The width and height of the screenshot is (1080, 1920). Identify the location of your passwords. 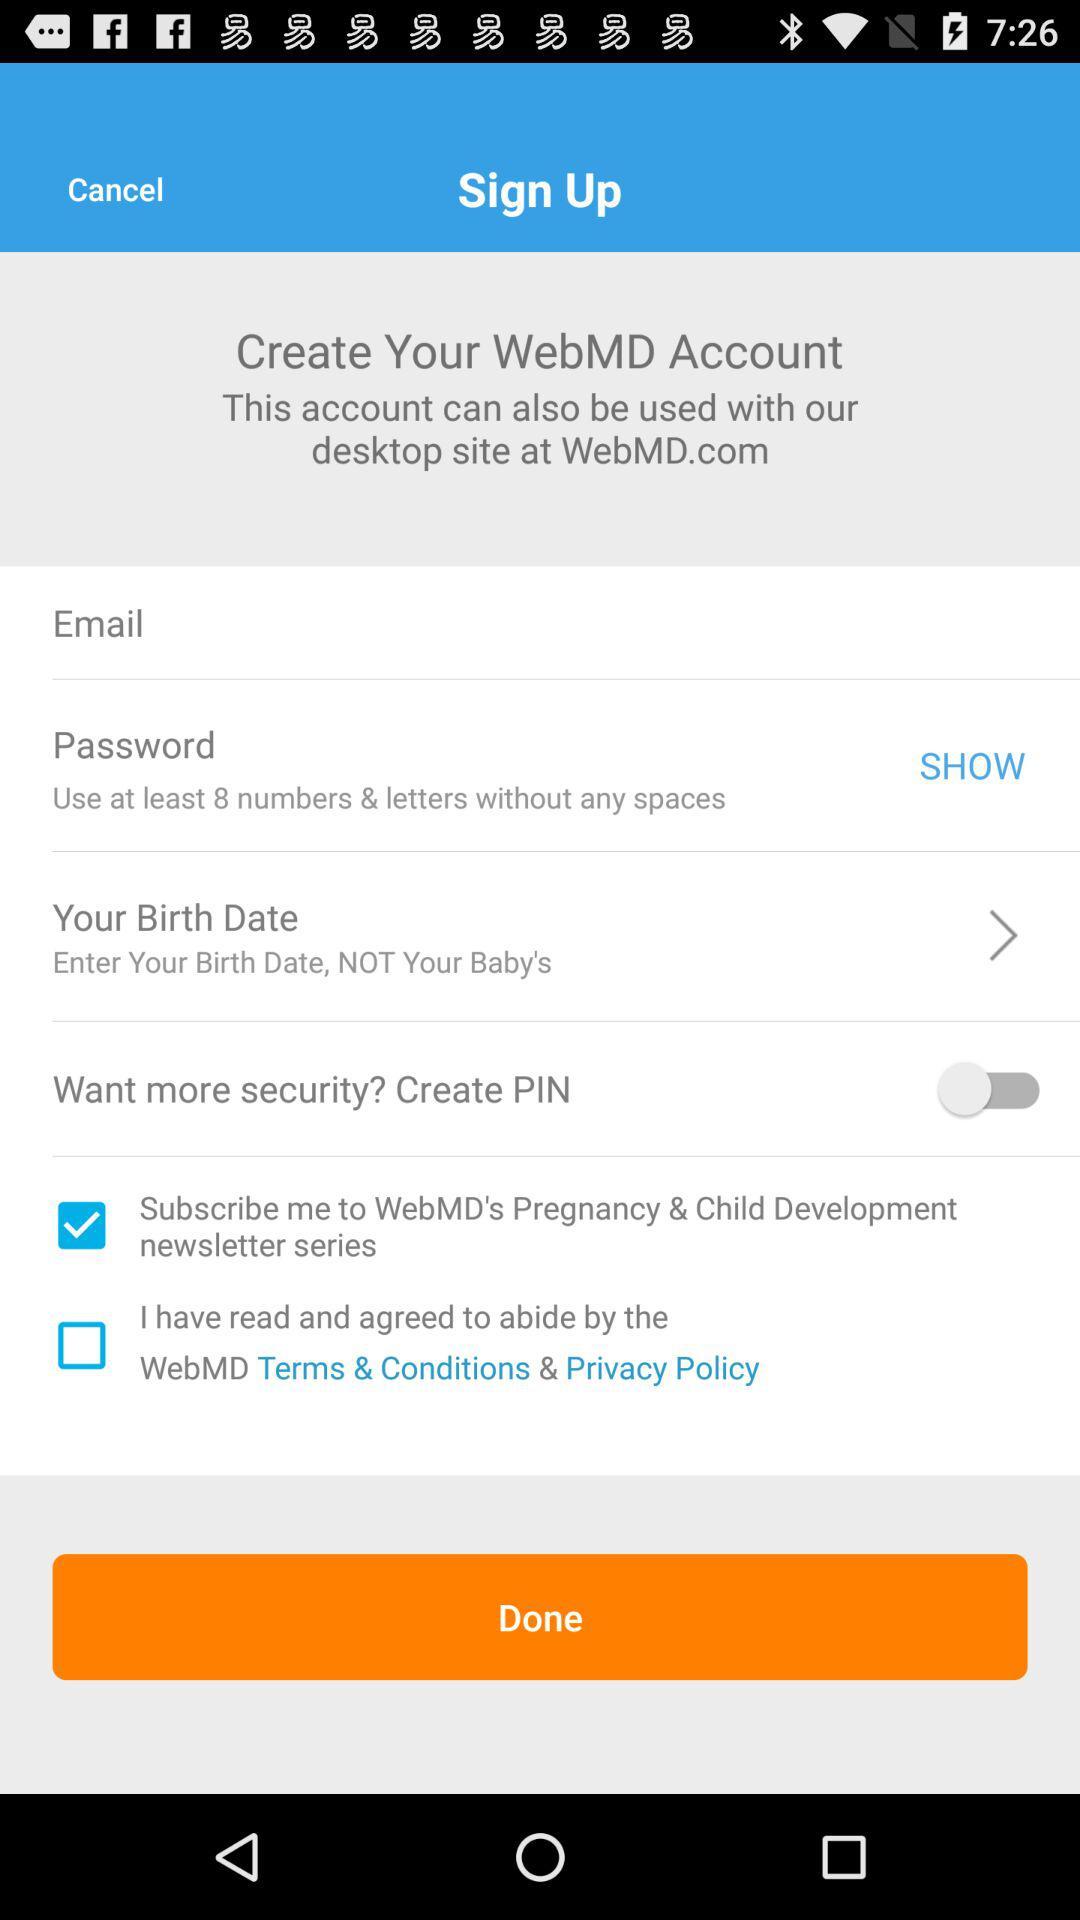
(579, 743).